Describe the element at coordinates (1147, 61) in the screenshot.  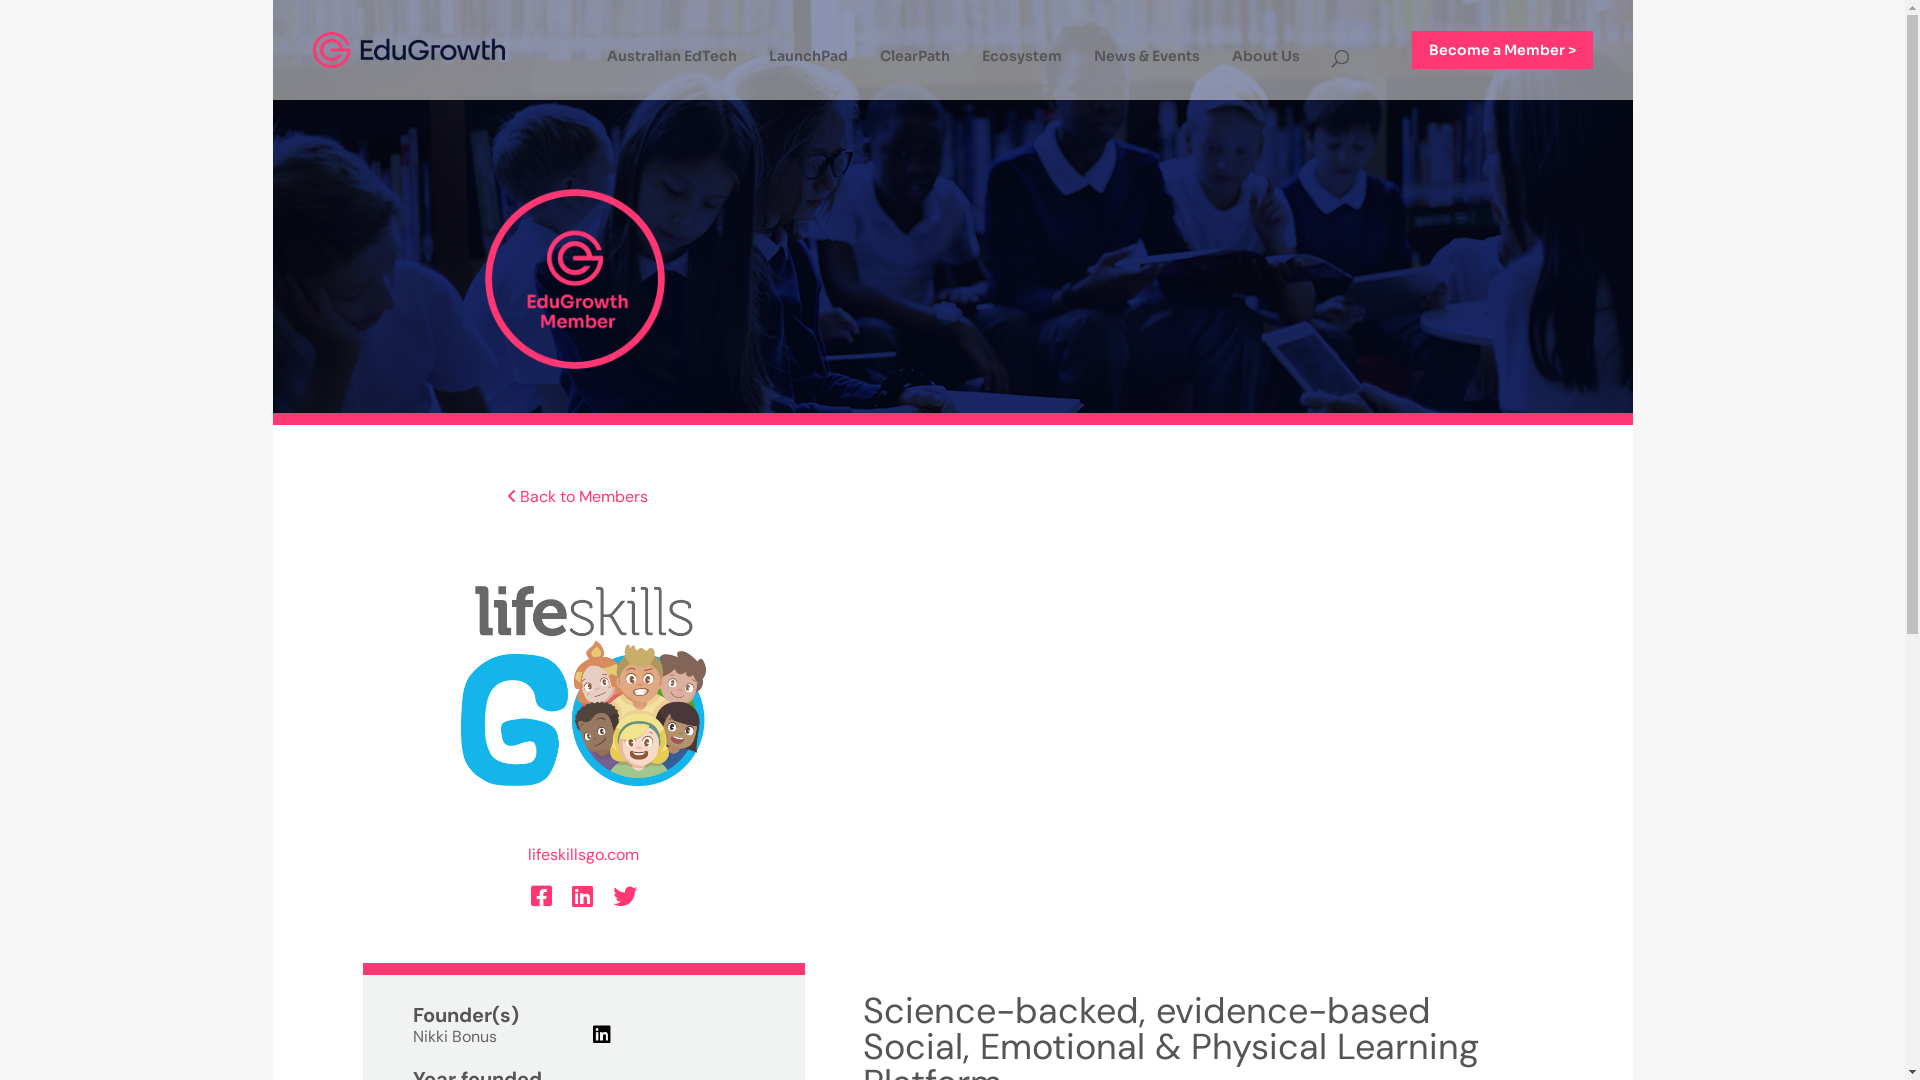
I see `'News & Events'` at that location.